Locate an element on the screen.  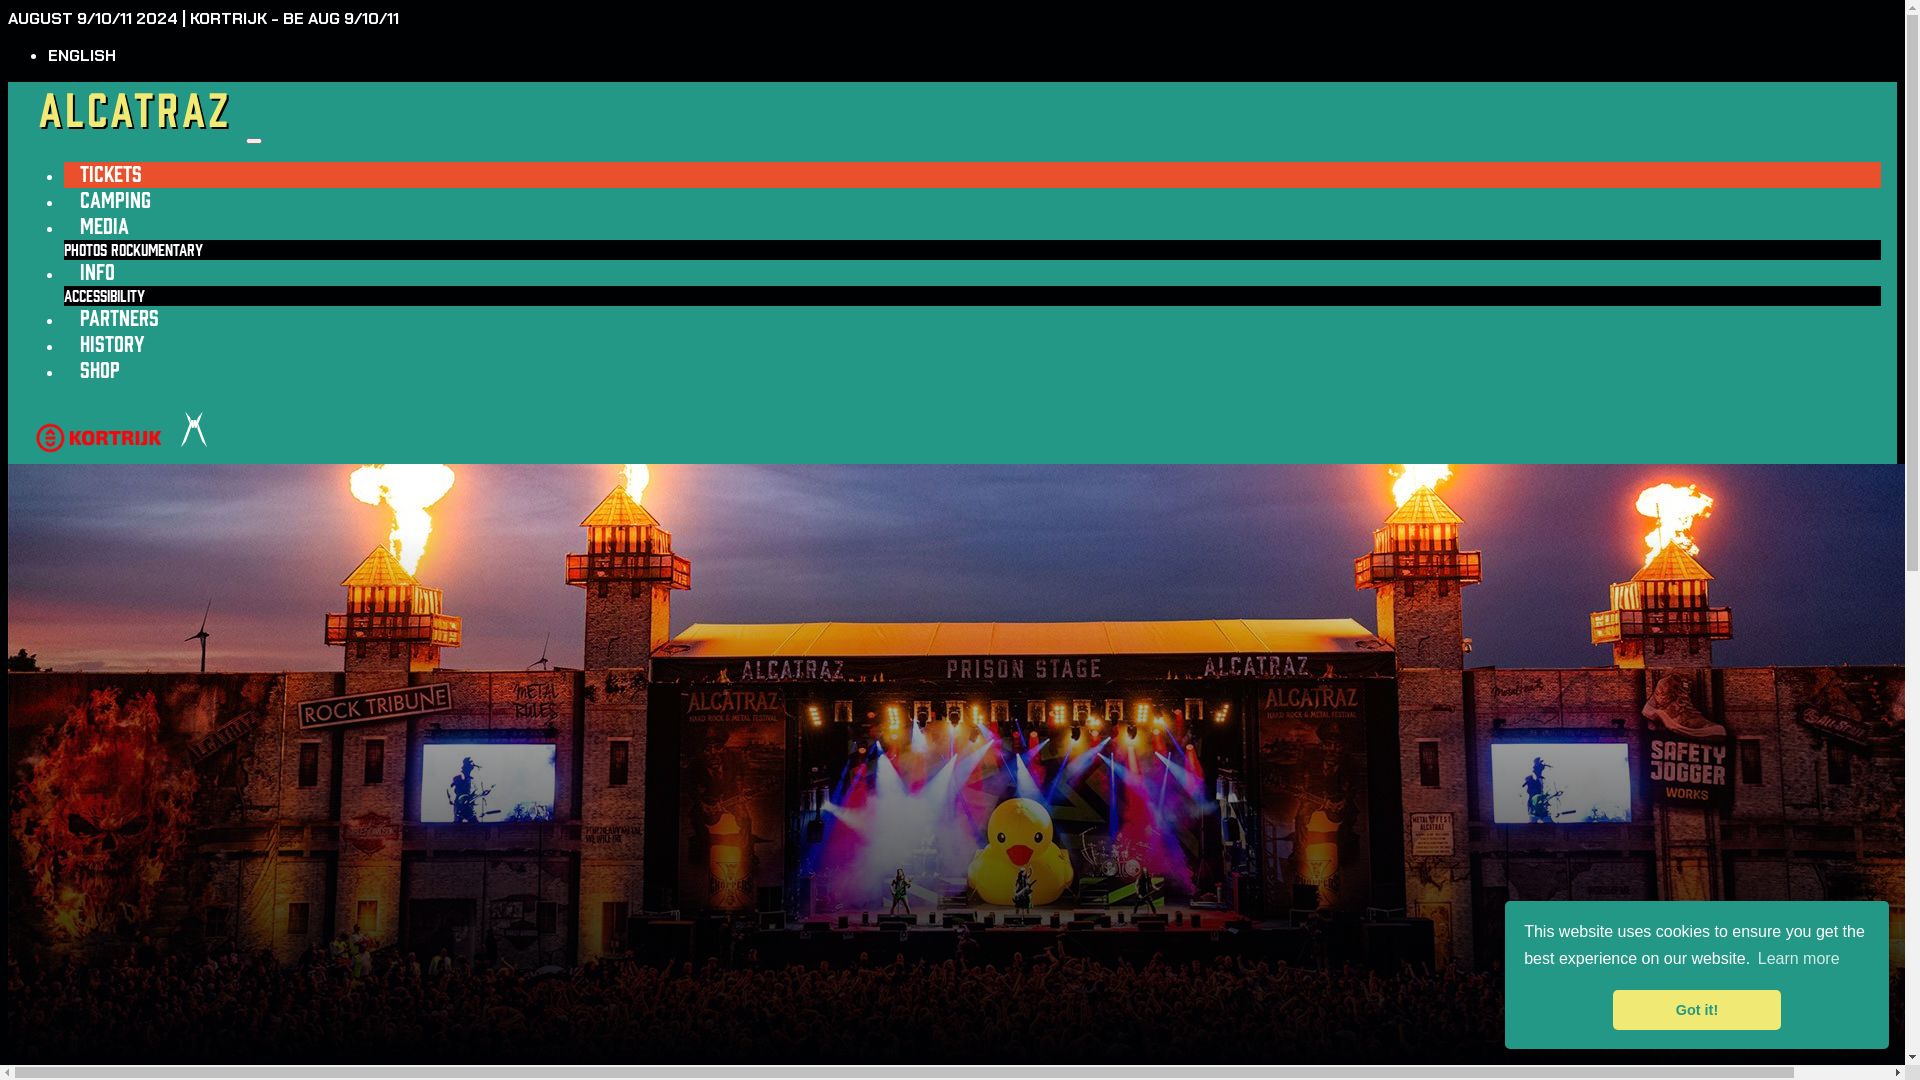
'CAMPING' is located at coordinates (114, 200).